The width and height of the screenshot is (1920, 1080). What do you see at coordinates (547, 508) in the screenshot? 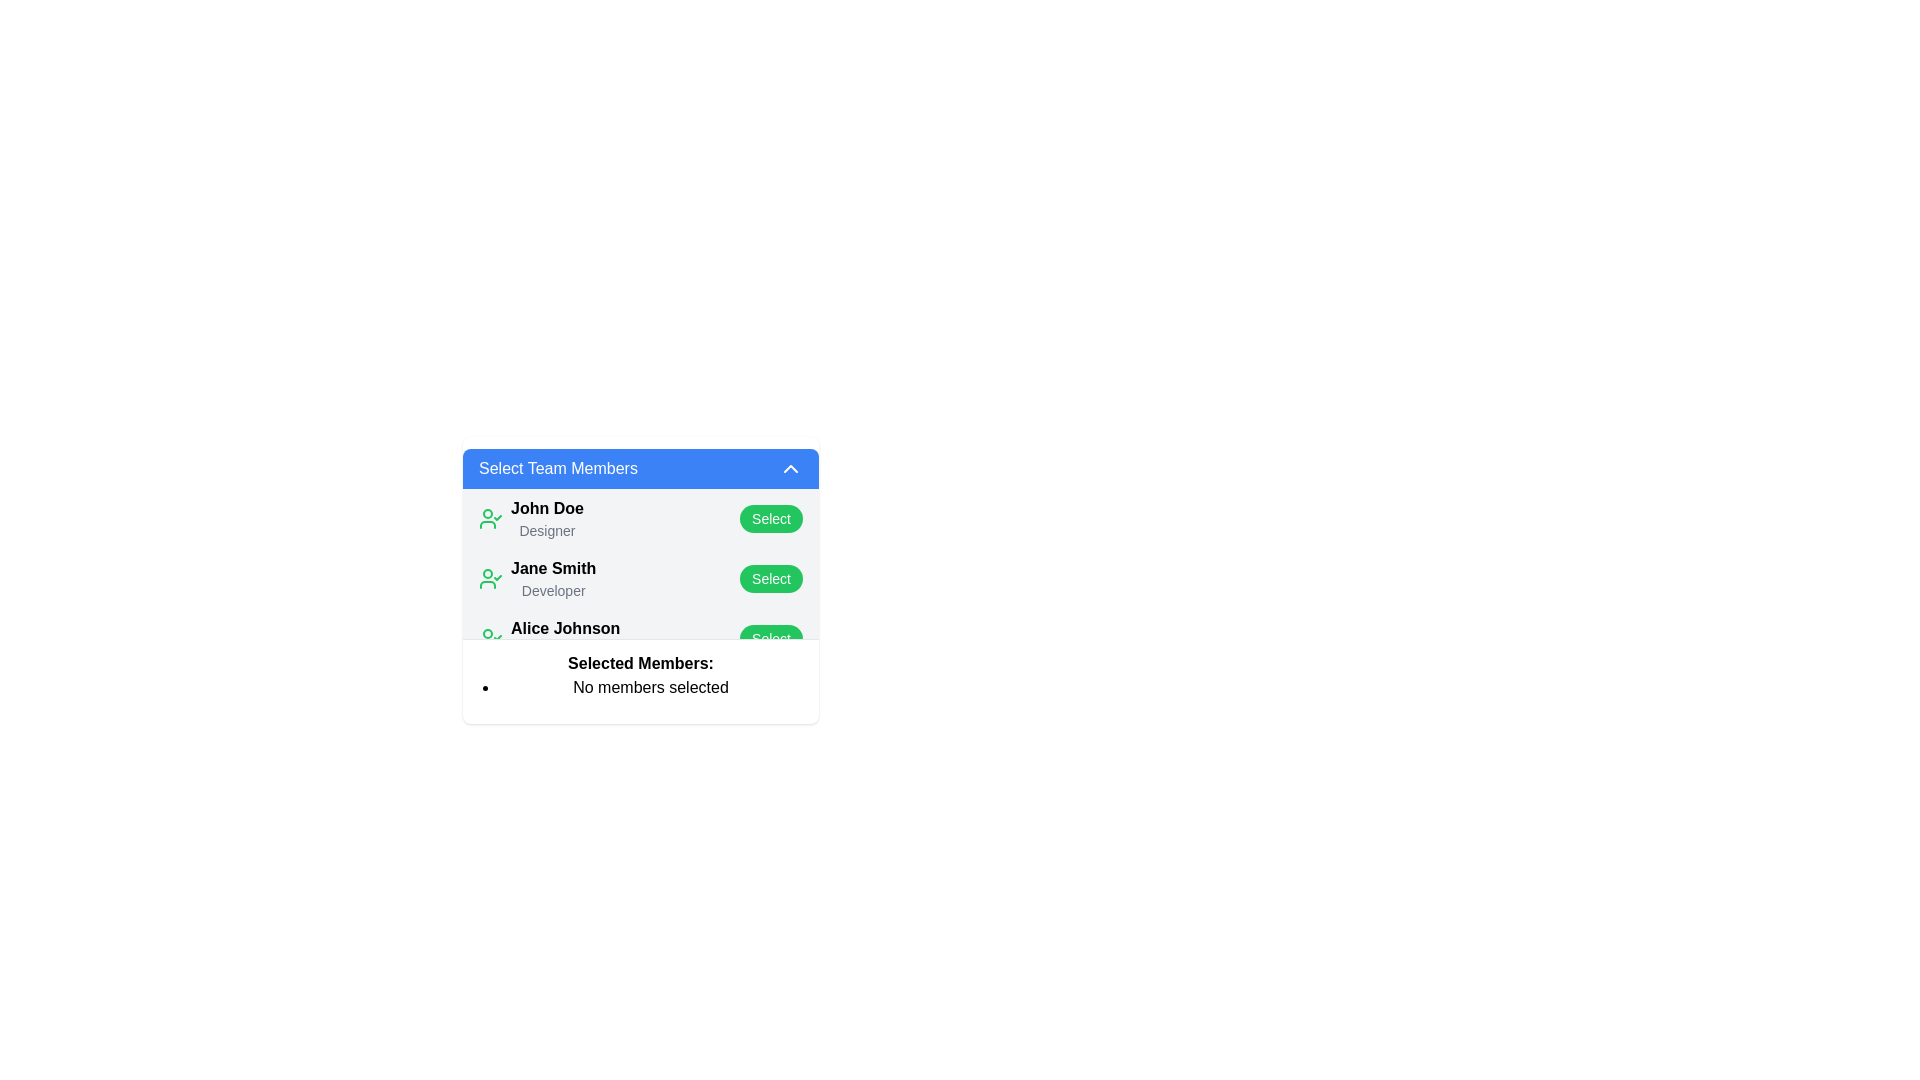
I see `the bold-styled text 'John Doe' to activate any tooltips` at bounding box center [547, 508].